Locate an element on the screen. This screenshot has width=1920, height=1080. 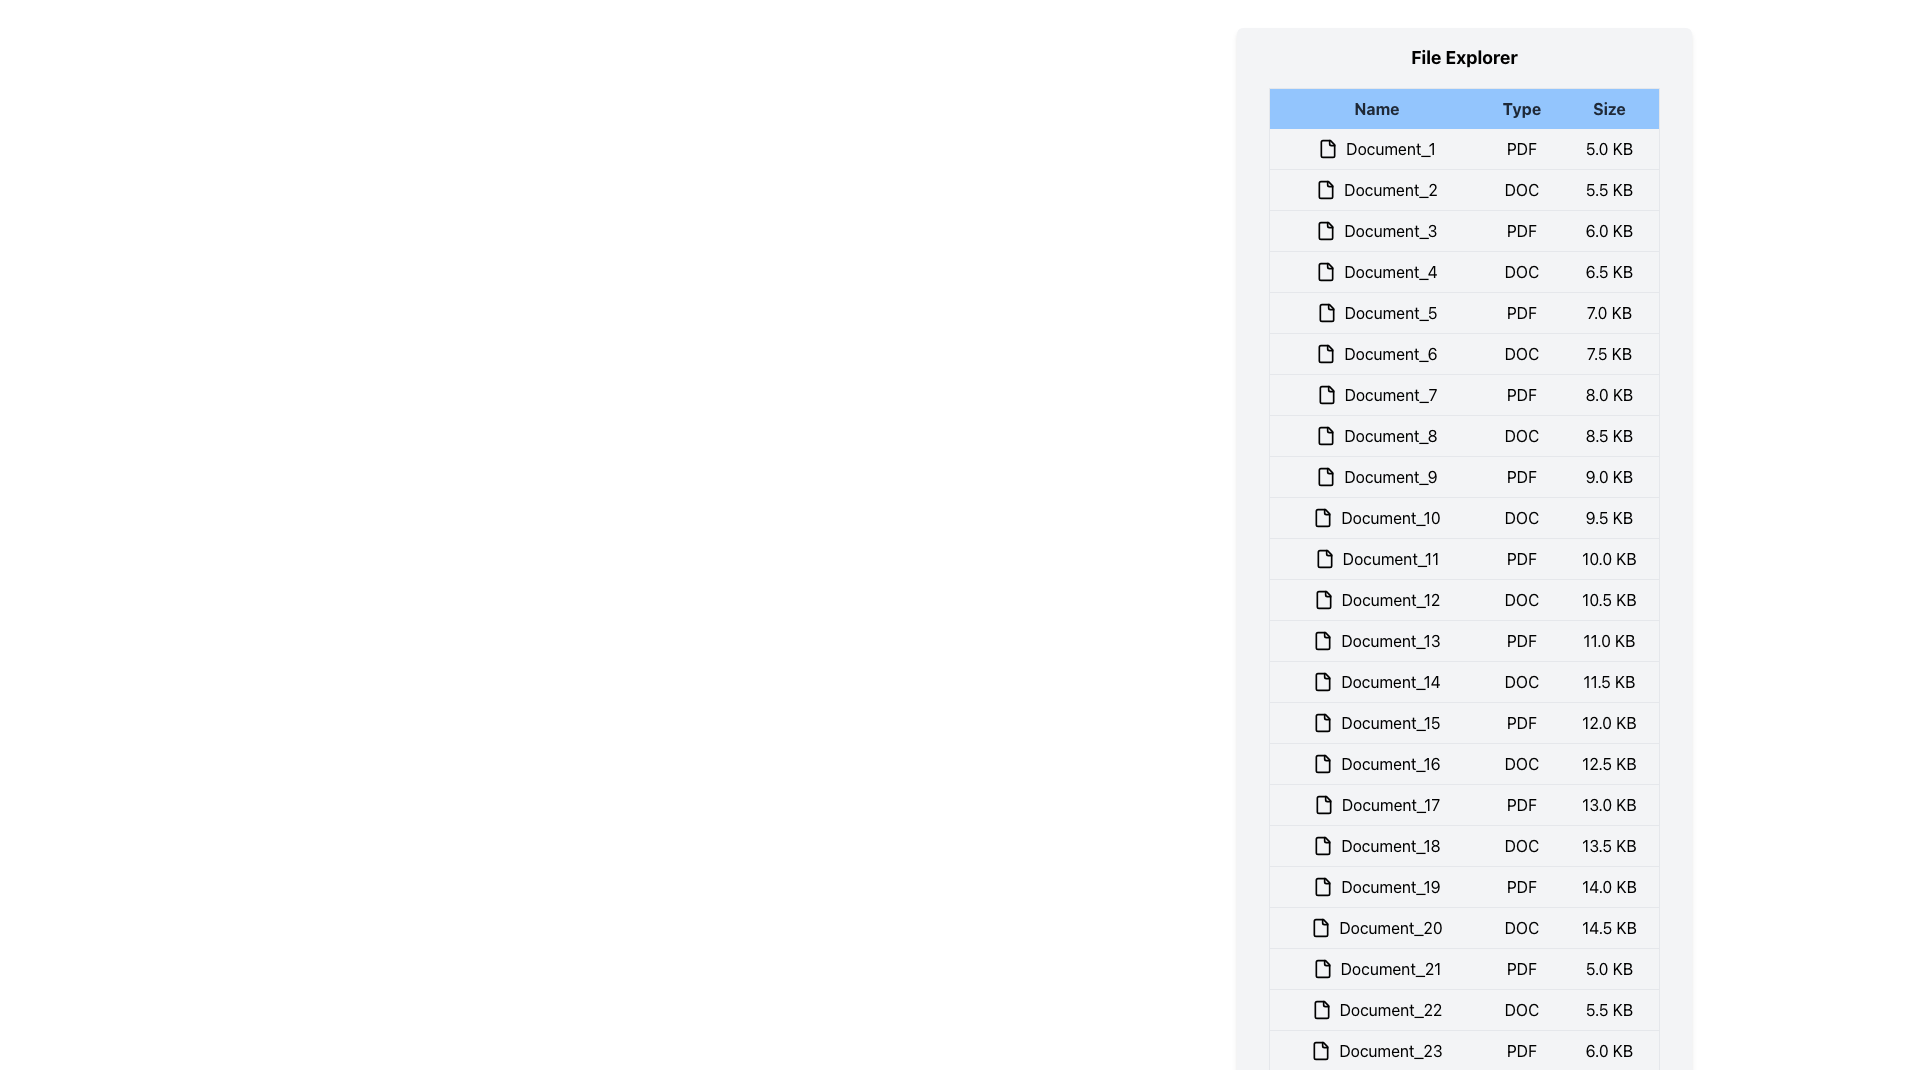
the text label displaying the file name 'Document_7' in the file explorer interface, located in the leftmost section of its row is located at coordinates (1376, 394).